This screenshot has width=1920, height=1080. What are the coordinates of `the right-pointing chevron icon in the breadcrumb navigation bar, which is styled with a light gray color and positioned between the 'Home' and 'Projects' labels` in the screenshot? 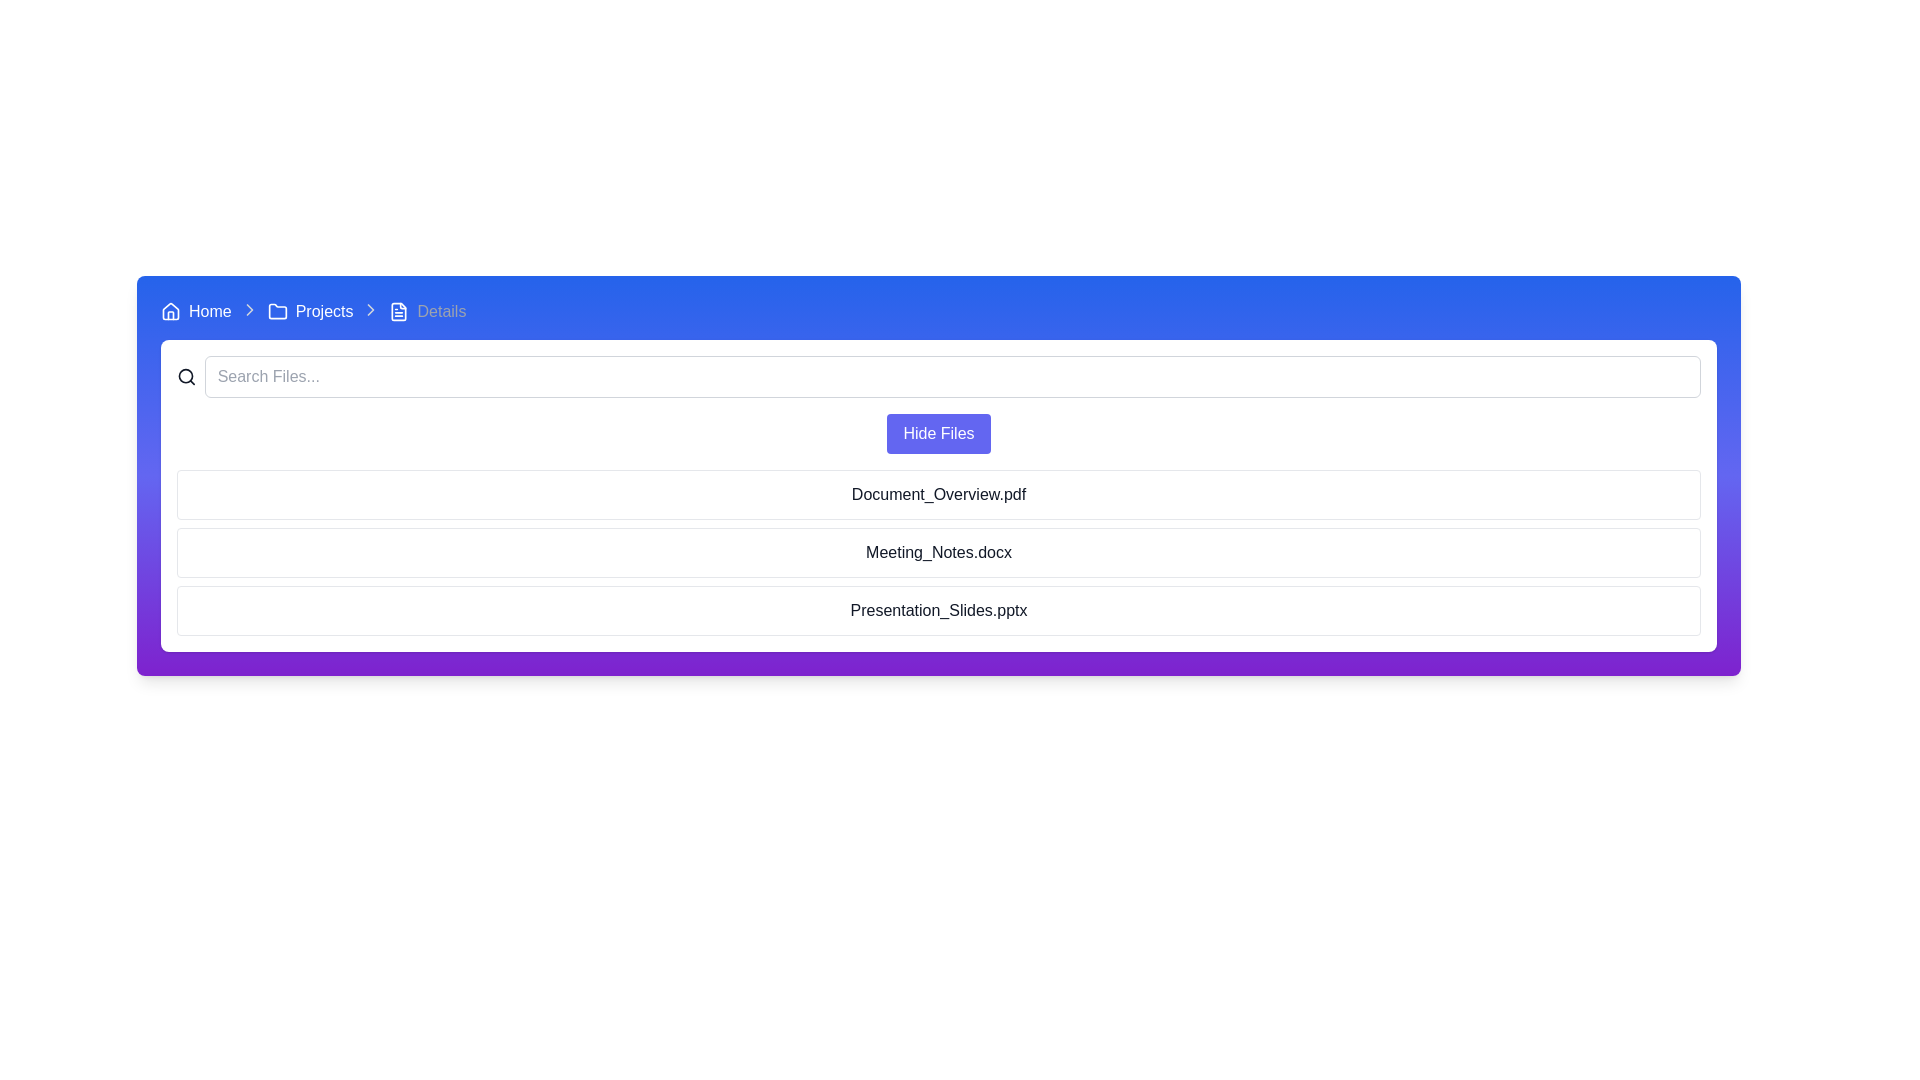 It's located at (248, 309).